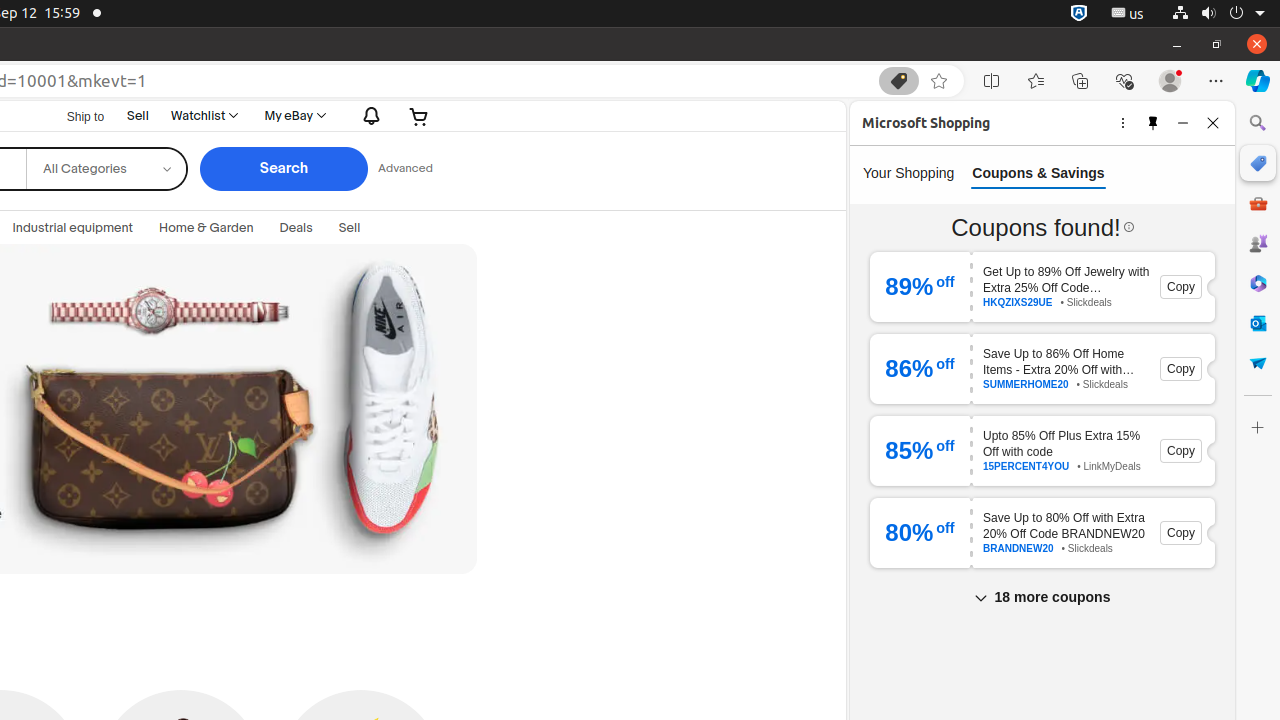 The height and width of the screenshot is (720, 1280). Describe the element at coordinates (1041, 368) in the screenshot. I see `'86 % off Save Up to 86% Off Home Items - Extra 20% Off with SUMMERHOME20 Code SUMMERHOME20 • Slickdeals Copy'` at that location.